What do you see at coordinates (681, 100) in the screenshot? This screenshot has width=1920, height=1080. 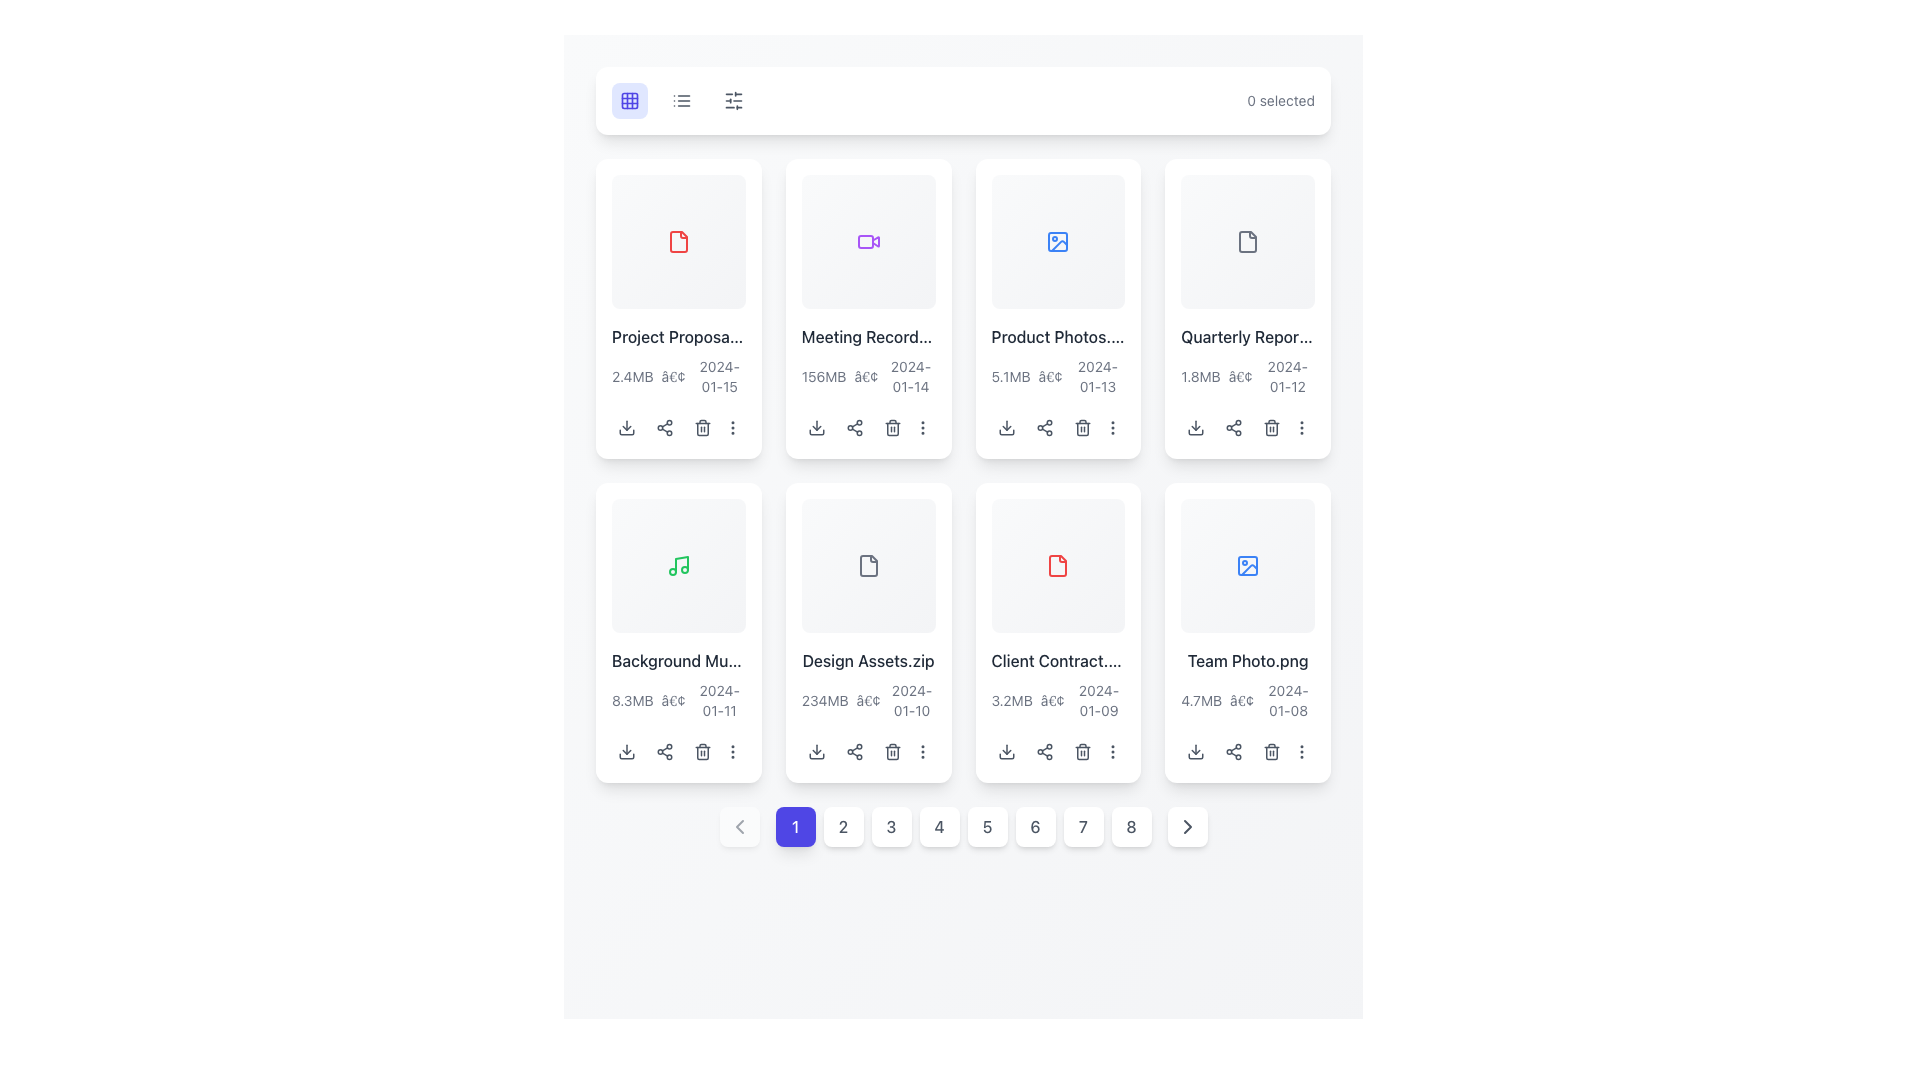 I see `the button with a list layout icon, styled in gray, located in the top-right section above the file grid view` at bounding box center [681, 100].